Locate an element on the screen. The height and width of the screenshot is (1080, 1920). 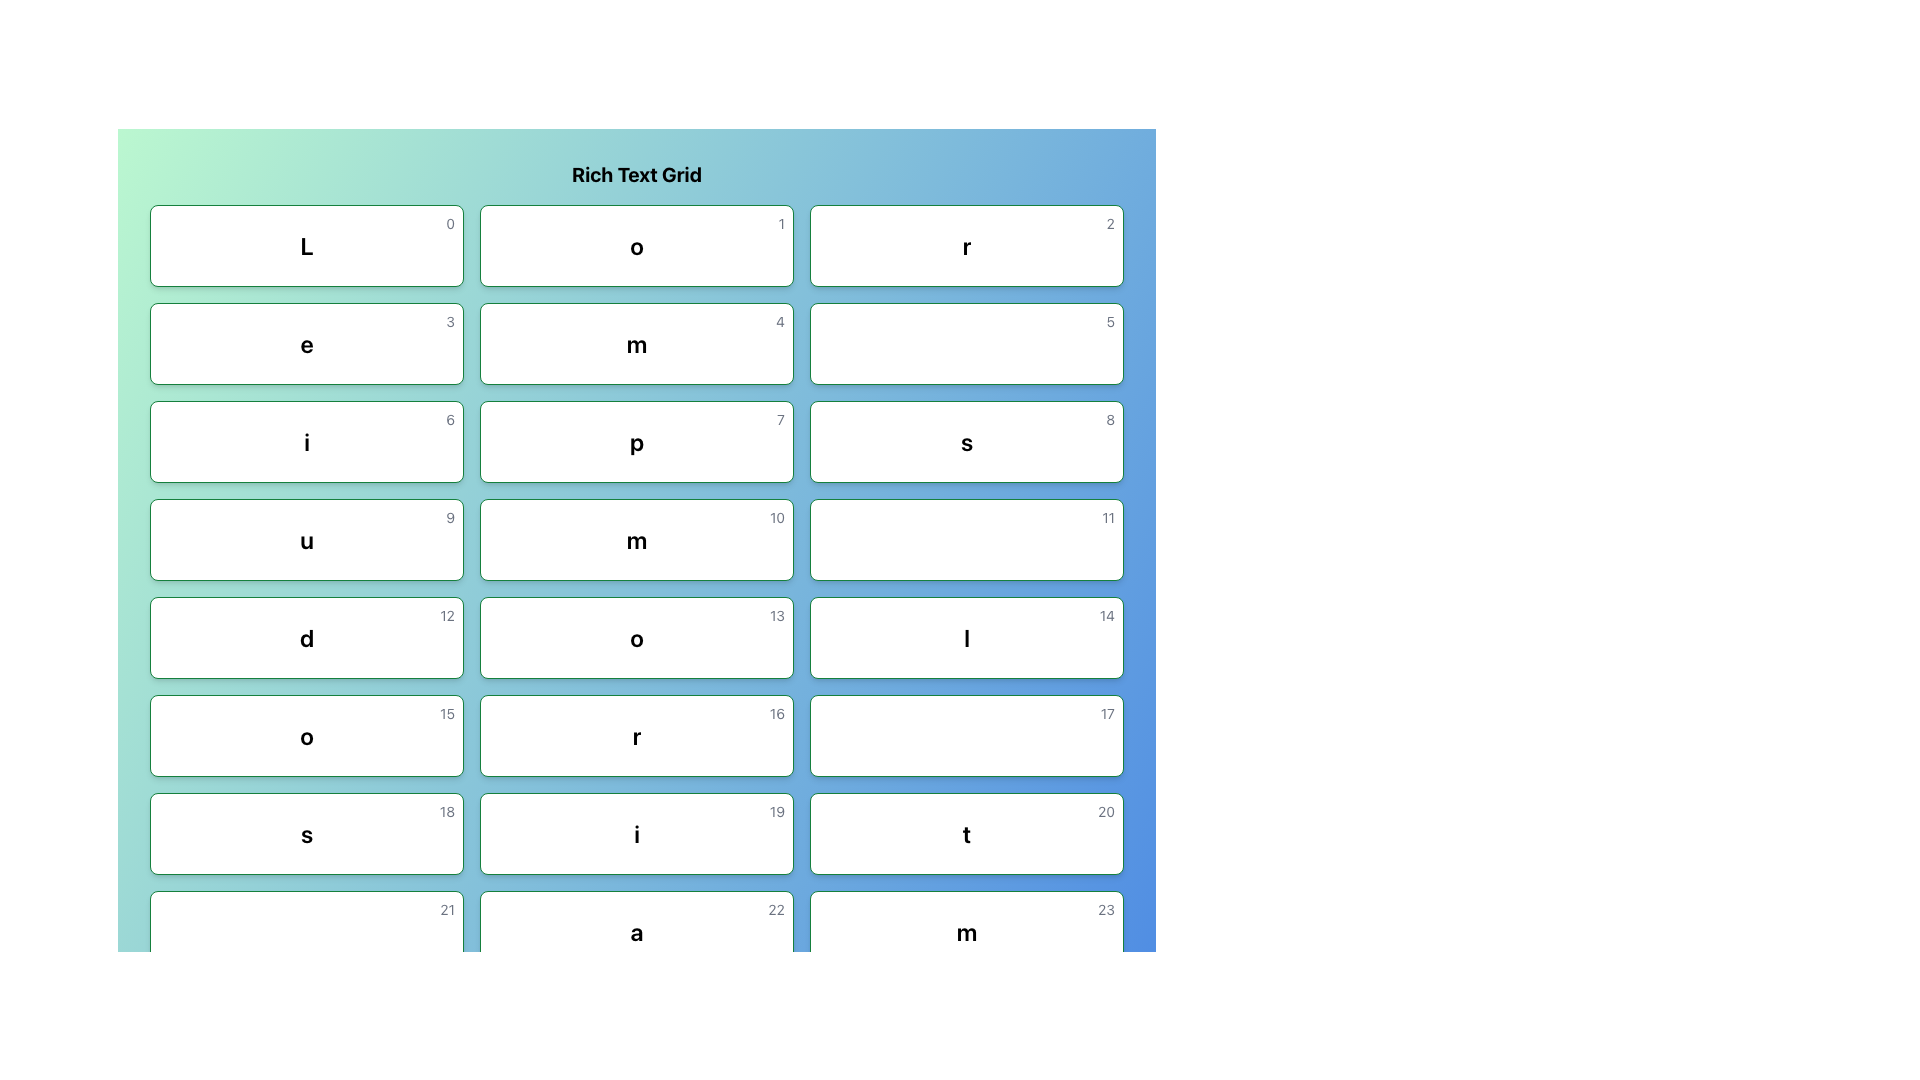
the rectangular button with a white background and green border that displays the number '11' in the top-right corner is located at coordinates (966, 540).